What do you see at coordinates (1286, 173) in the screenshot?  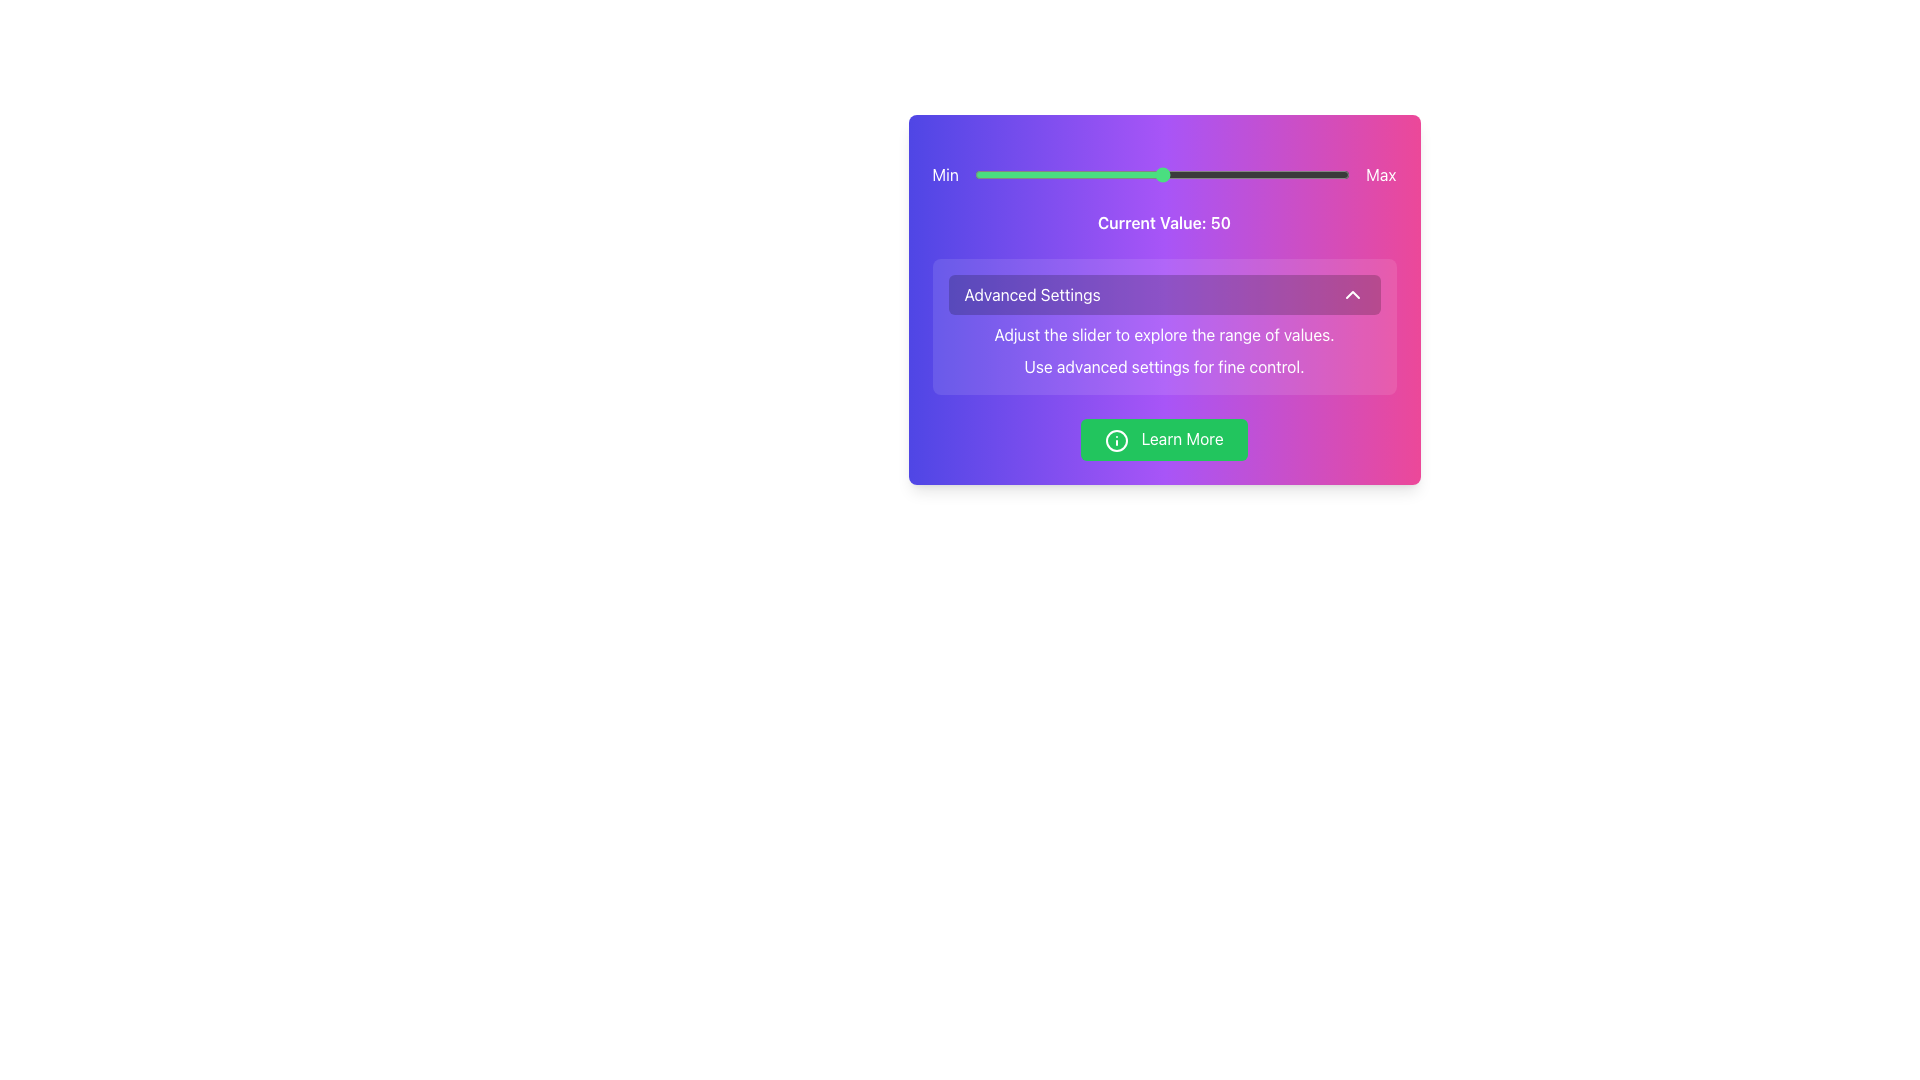 I see `the value of the slider` at bounding box center [1286, 173].